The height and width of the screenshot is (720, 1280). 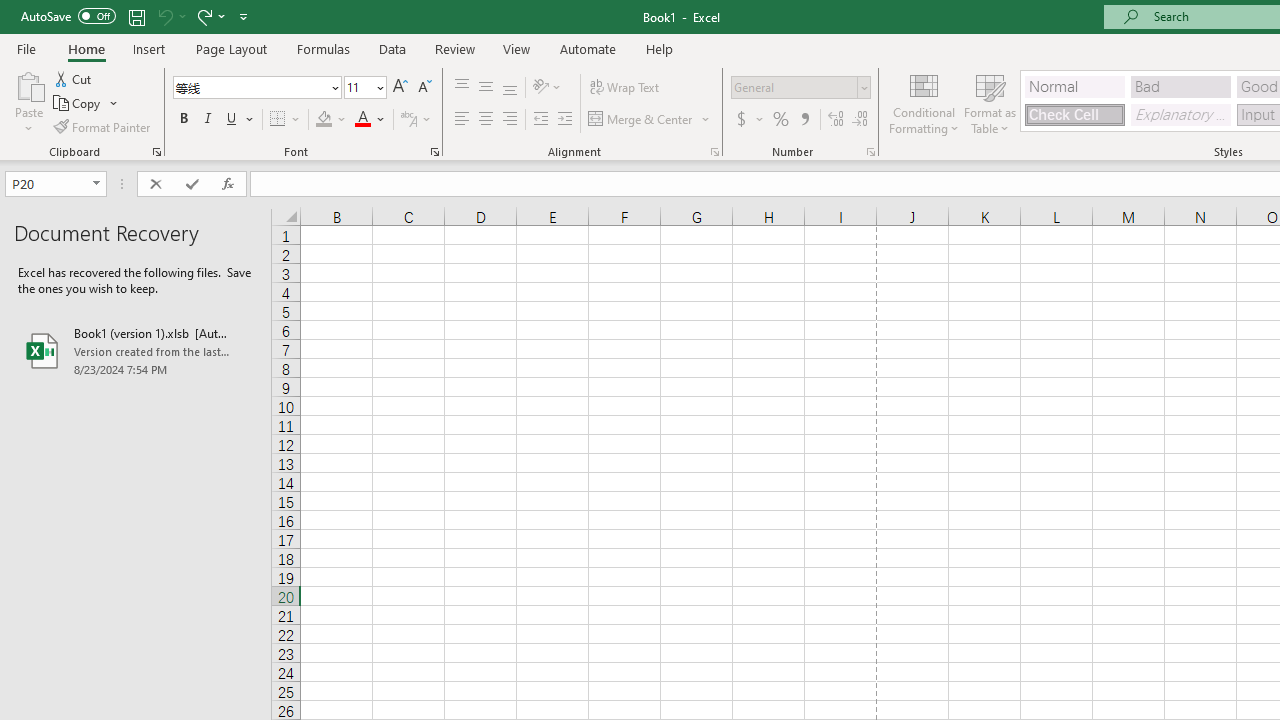 I want to click on 'Paste', so click(x=28, y=84).